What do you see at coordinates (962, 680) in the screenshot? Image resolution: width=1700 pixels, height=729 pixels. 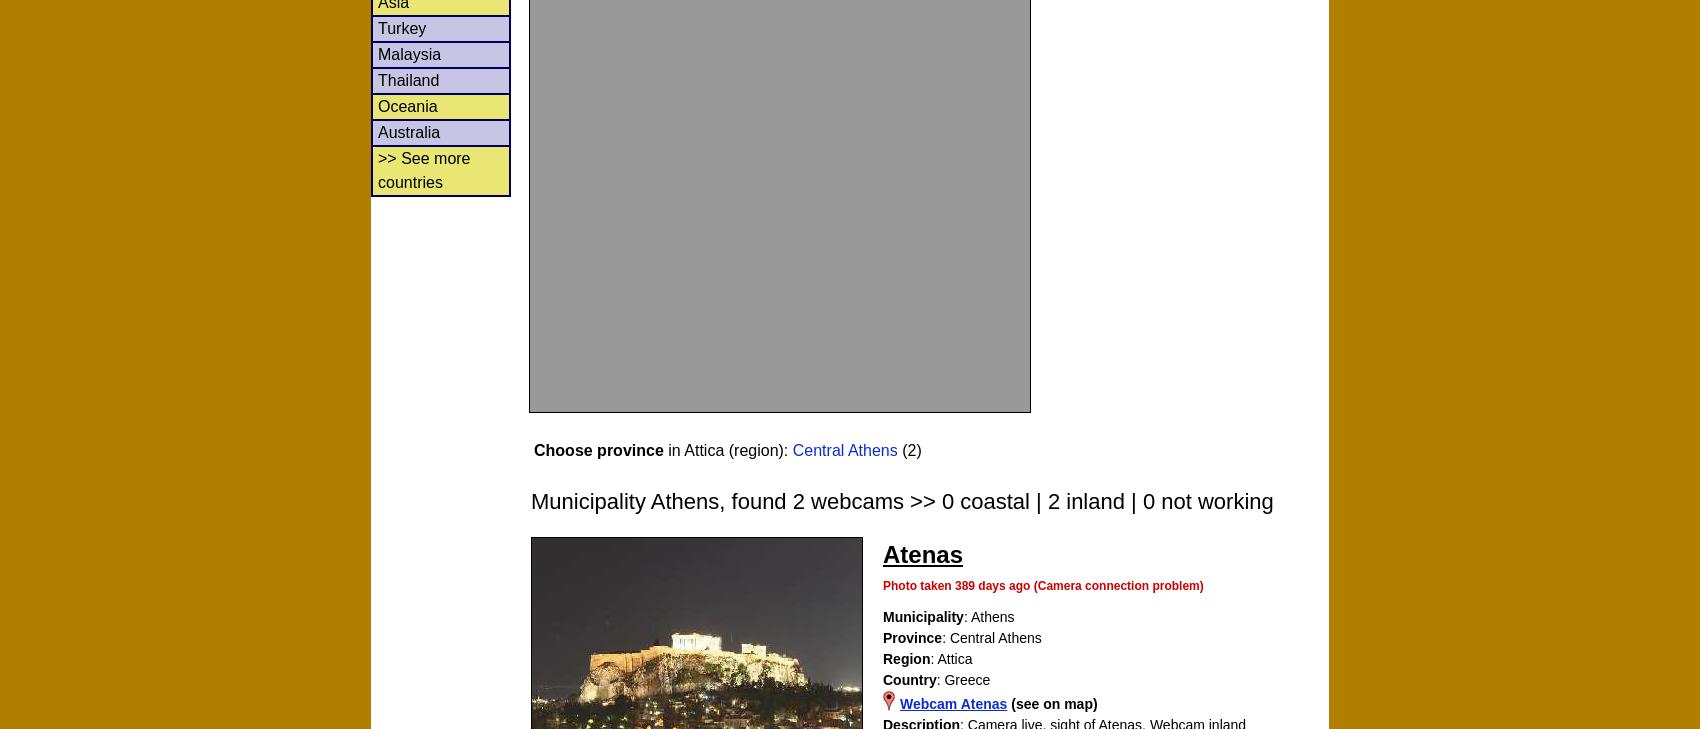 I see `':
	Greece'` at bounding box center [962, 680].